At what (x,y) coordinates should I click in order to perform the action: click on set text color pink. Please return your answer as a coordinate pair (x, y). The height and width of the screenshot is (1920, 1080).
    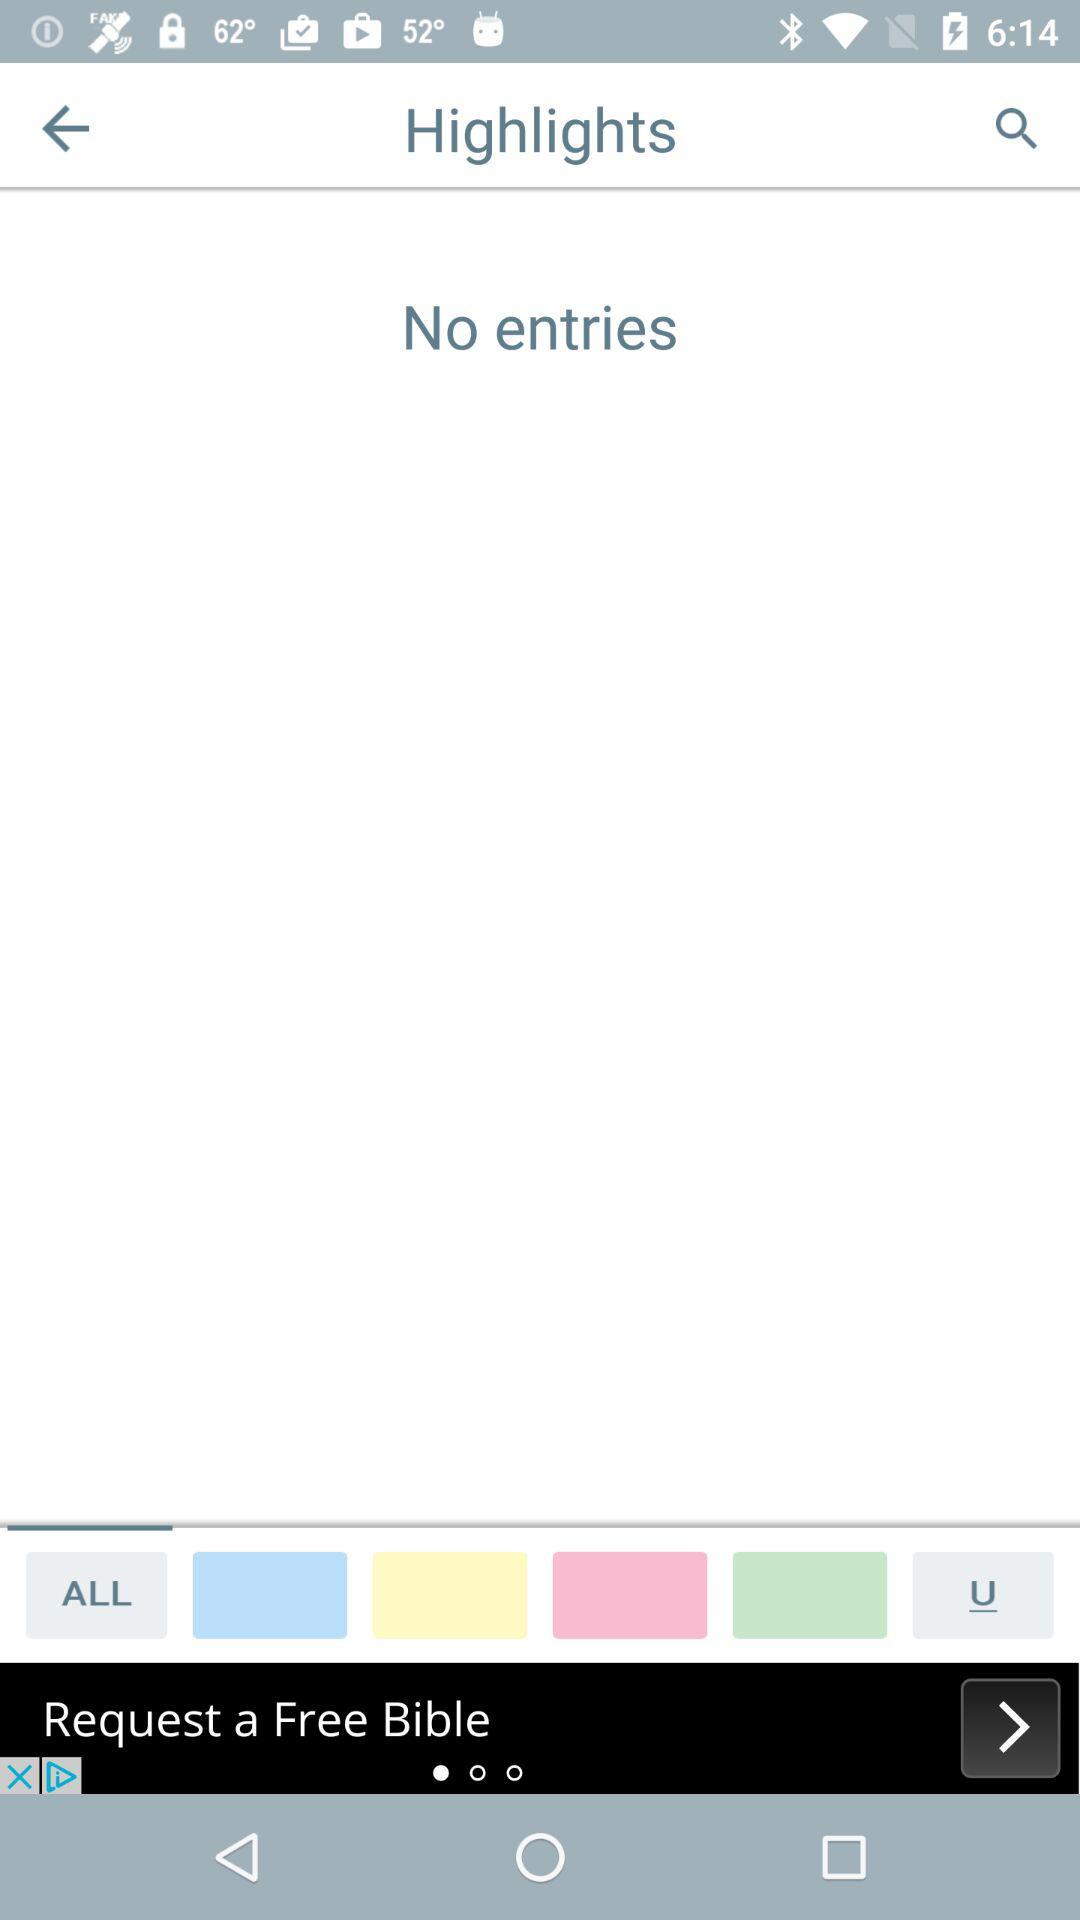
    Looking at the image, I should click on (628, 1593).